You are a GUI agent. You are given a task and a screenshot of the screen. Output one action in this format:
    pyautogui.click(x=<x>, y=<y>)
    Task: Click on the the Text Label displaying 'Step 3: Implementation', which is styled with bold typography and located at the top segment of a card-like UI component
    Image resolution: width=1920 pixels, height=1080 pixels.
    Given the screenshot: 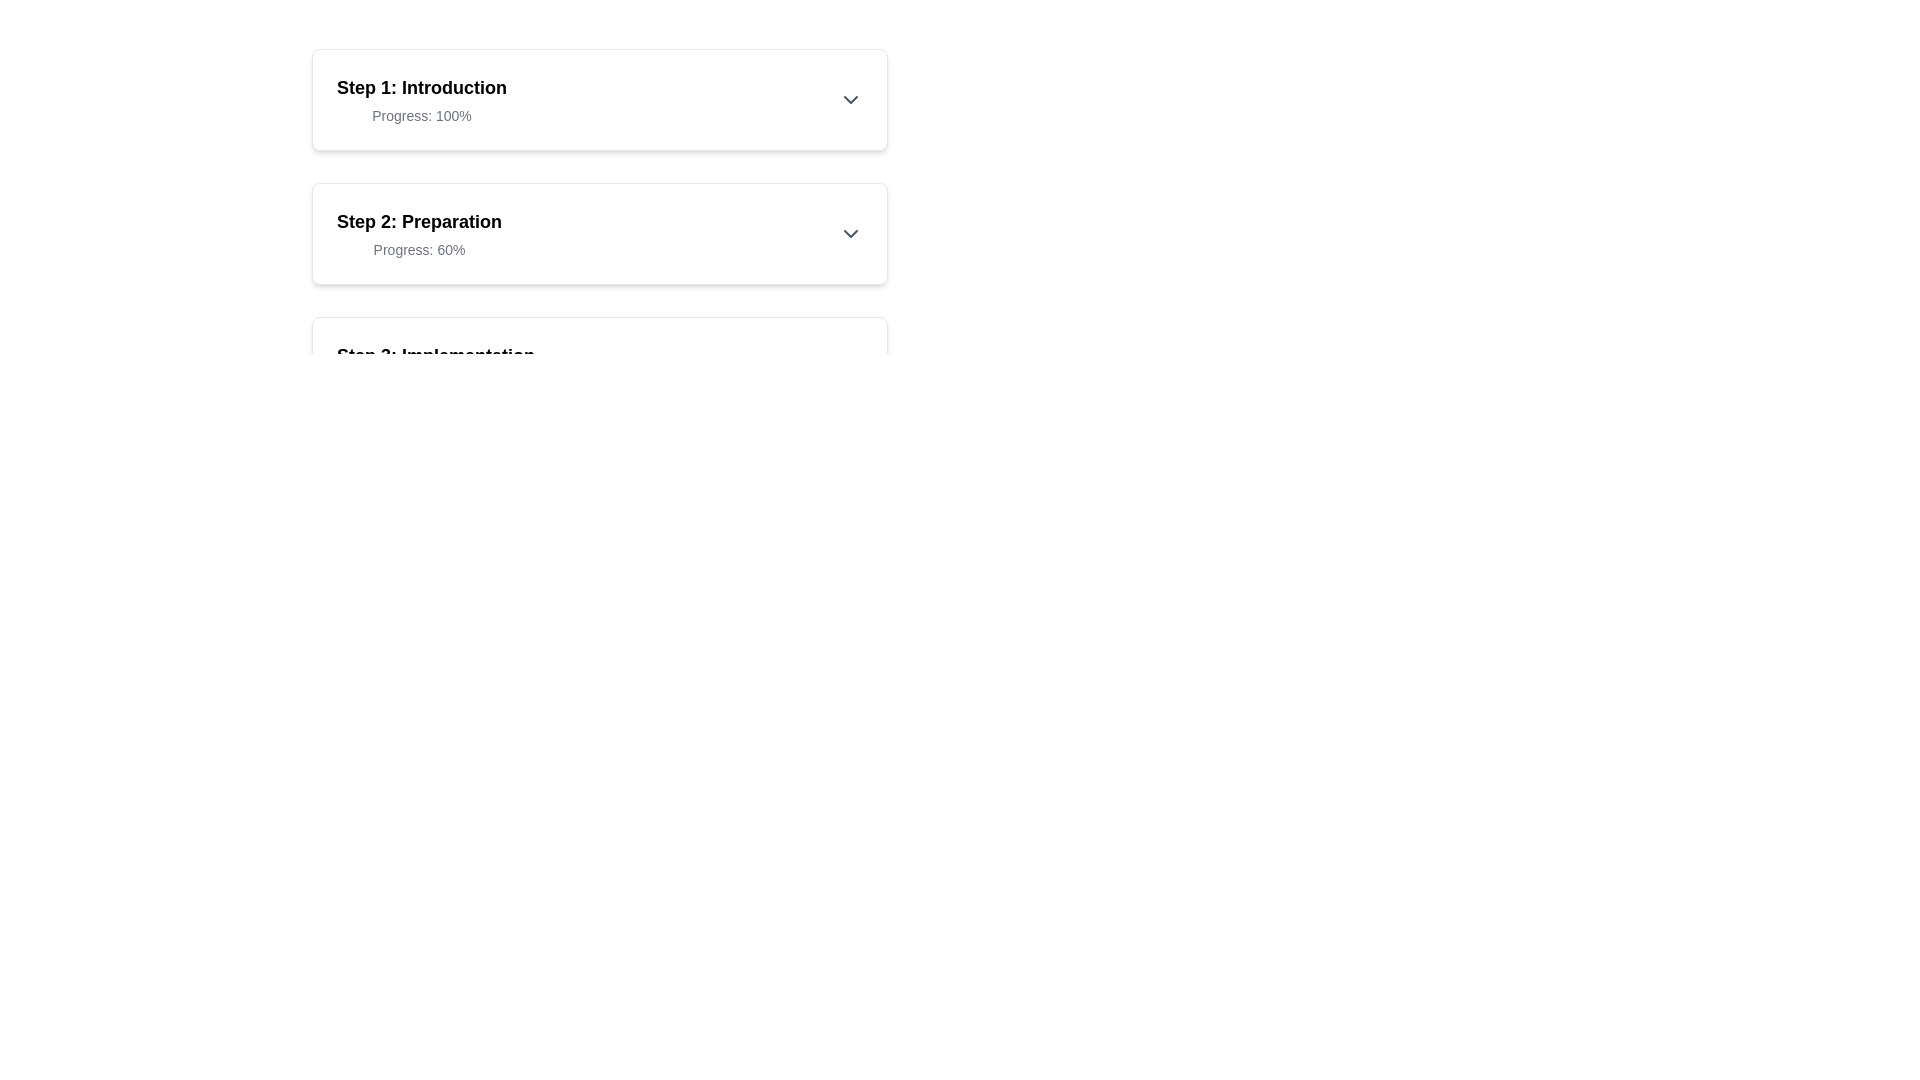 What is the action you would take?
    pyautogui.click(x=435, y=354)
    